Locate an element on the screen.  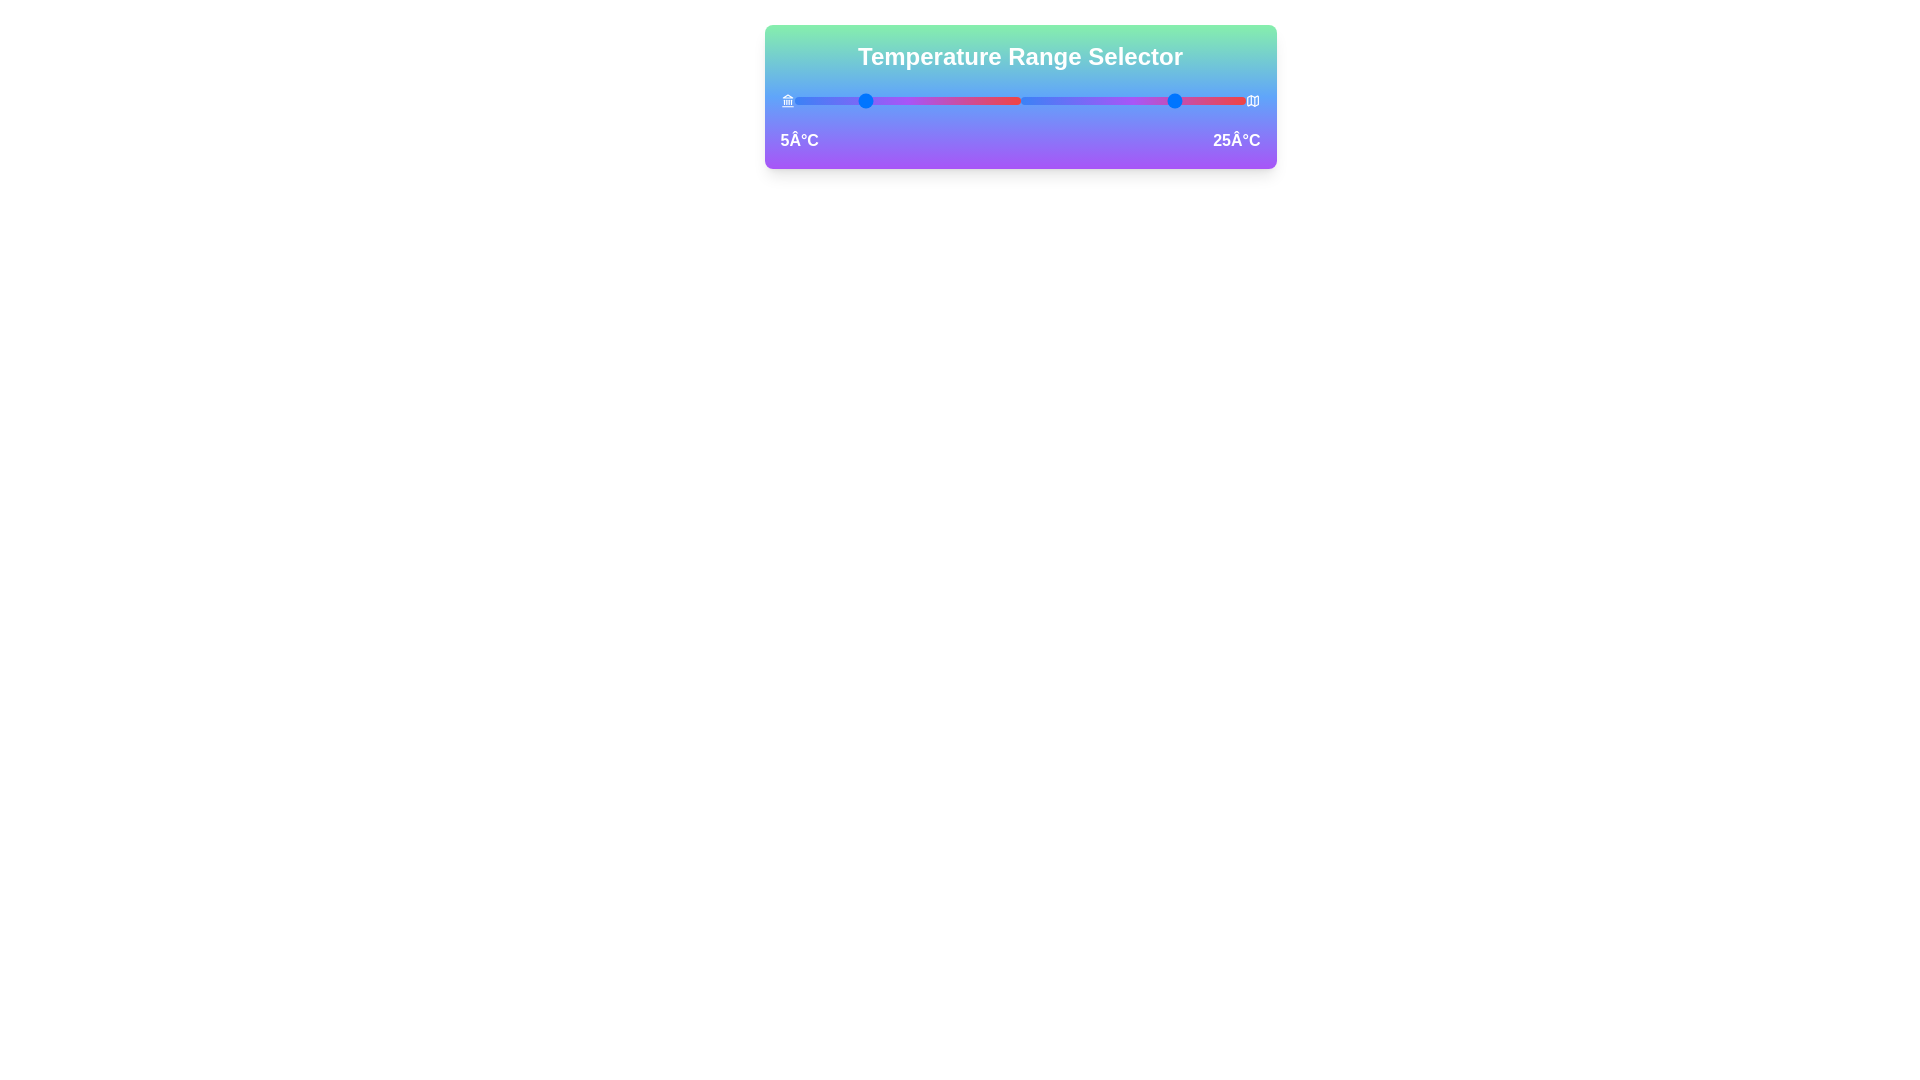
the map icon is located at coordinates (1252, 100).